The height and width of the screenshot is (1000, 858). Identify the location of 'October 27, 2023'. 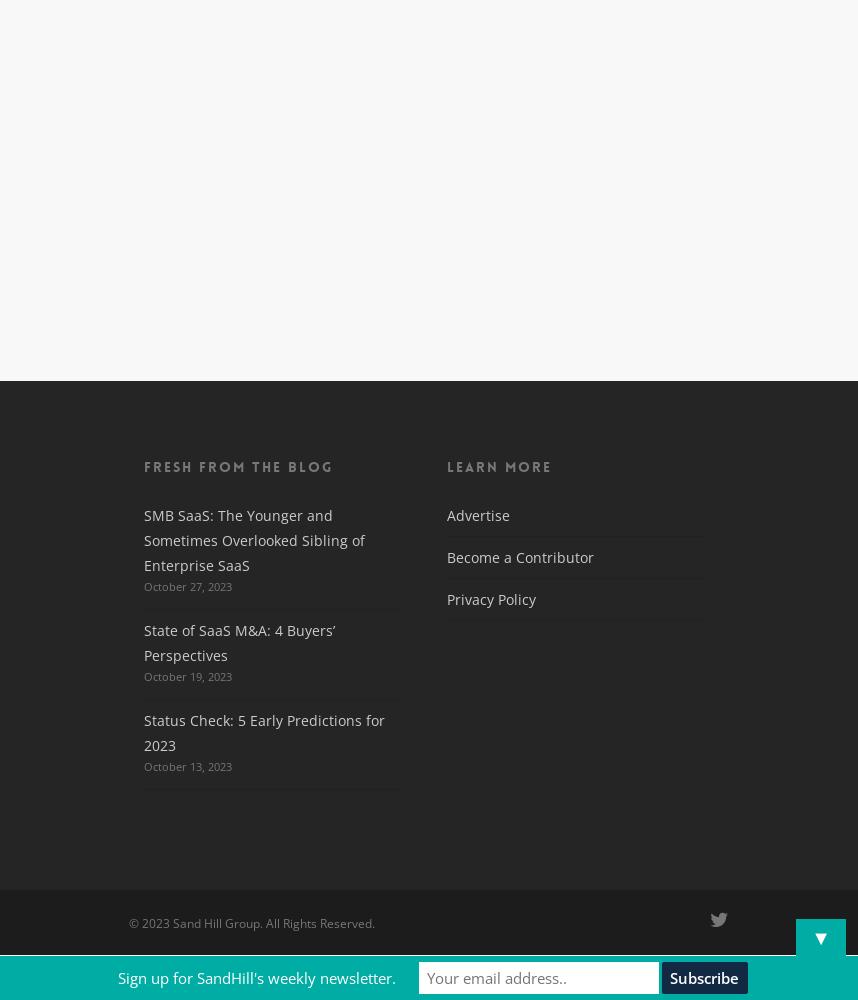
(187, 585).